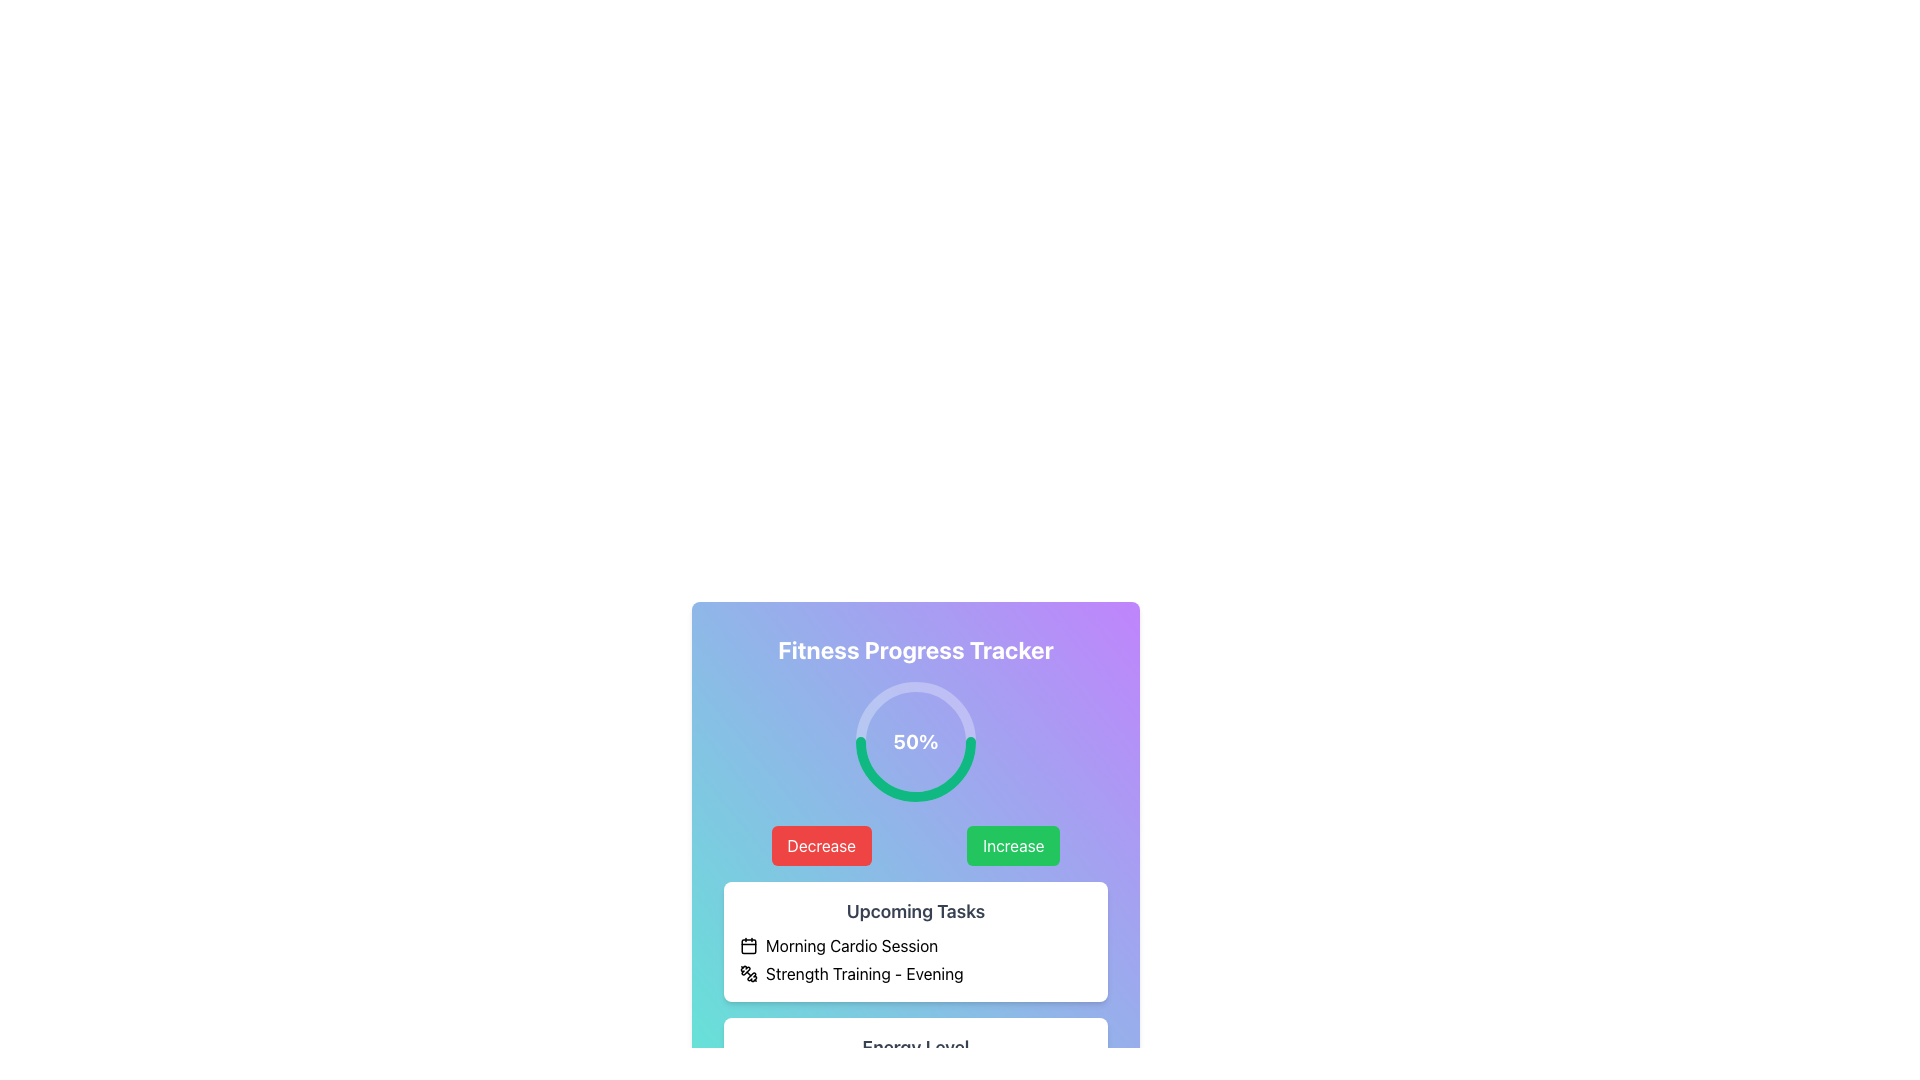 The image size is (1920, 1080). I want to click on the Circular Progress Indicator that displays '50%' and is centrally located within the 'Fitness Progress Tracker' card, so click(915, 741).